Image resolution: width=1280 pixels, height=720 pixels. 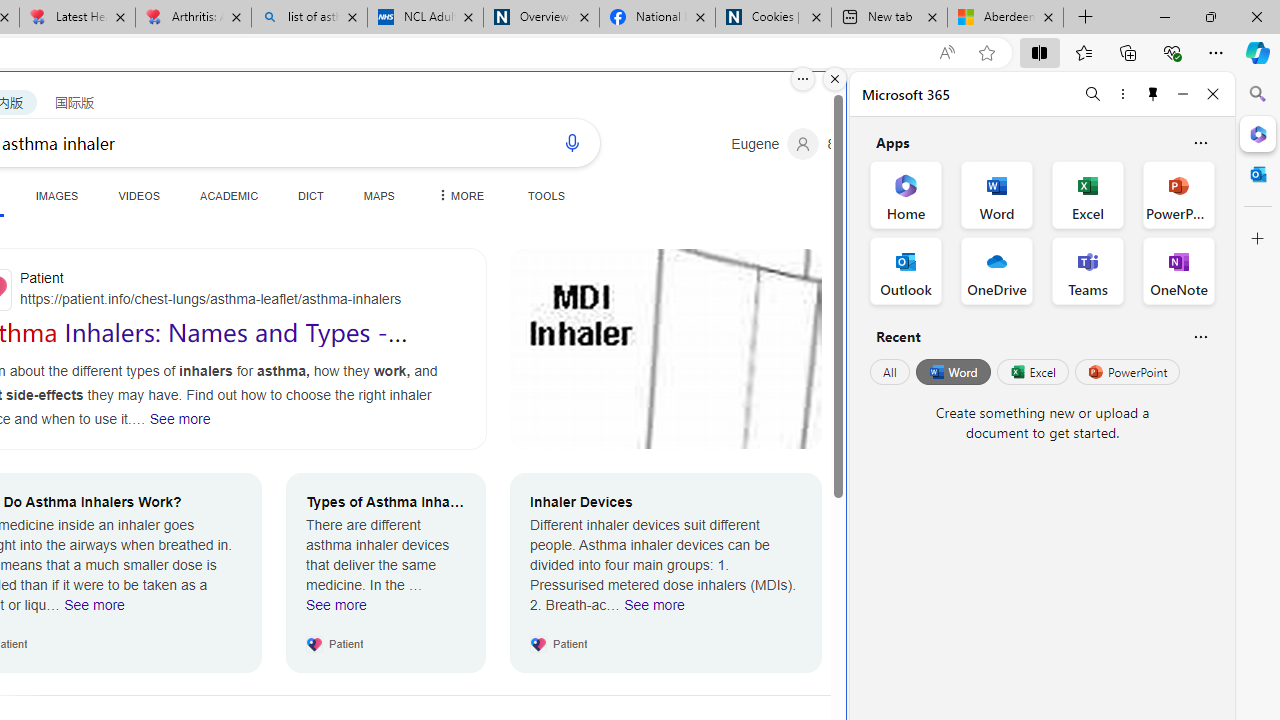 I want to click on 'MAPS', so click(x=378, y=195).